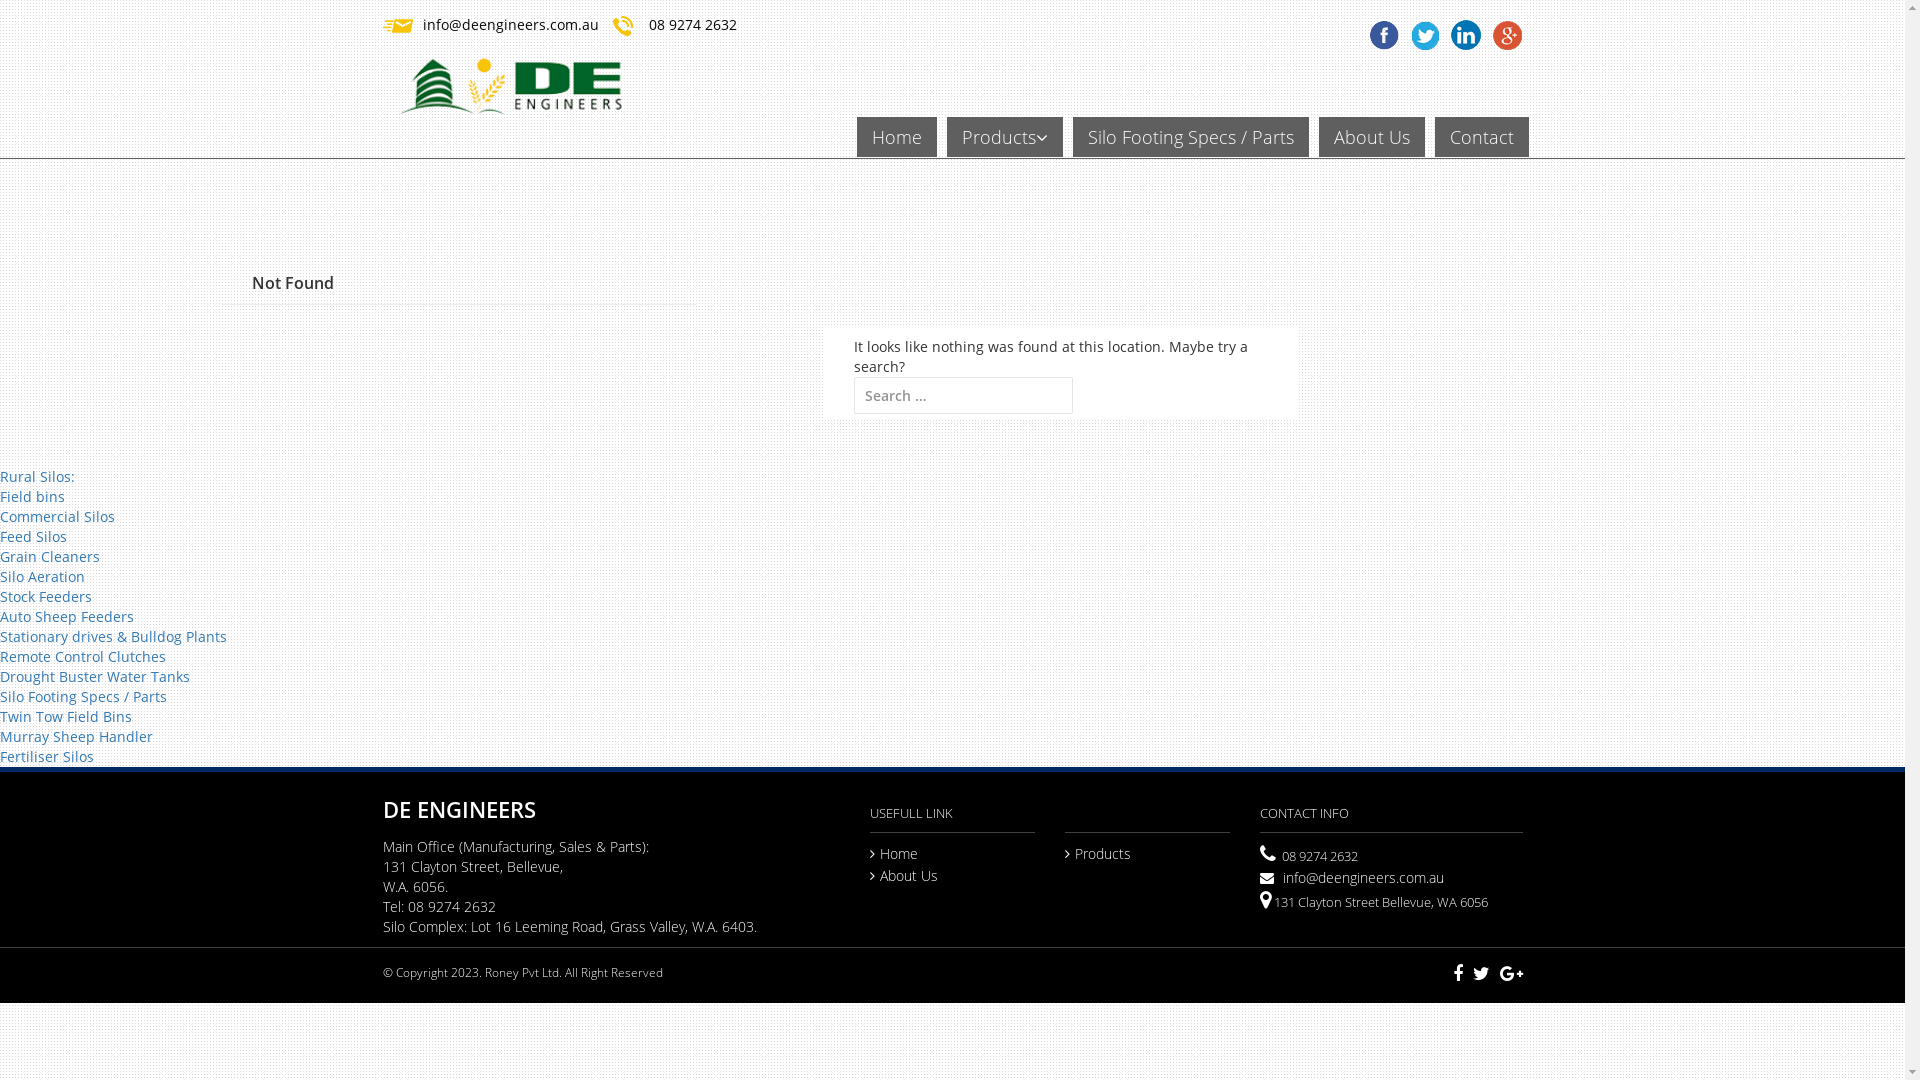  I want to click on 'Feed Silos', so click(33, 535).